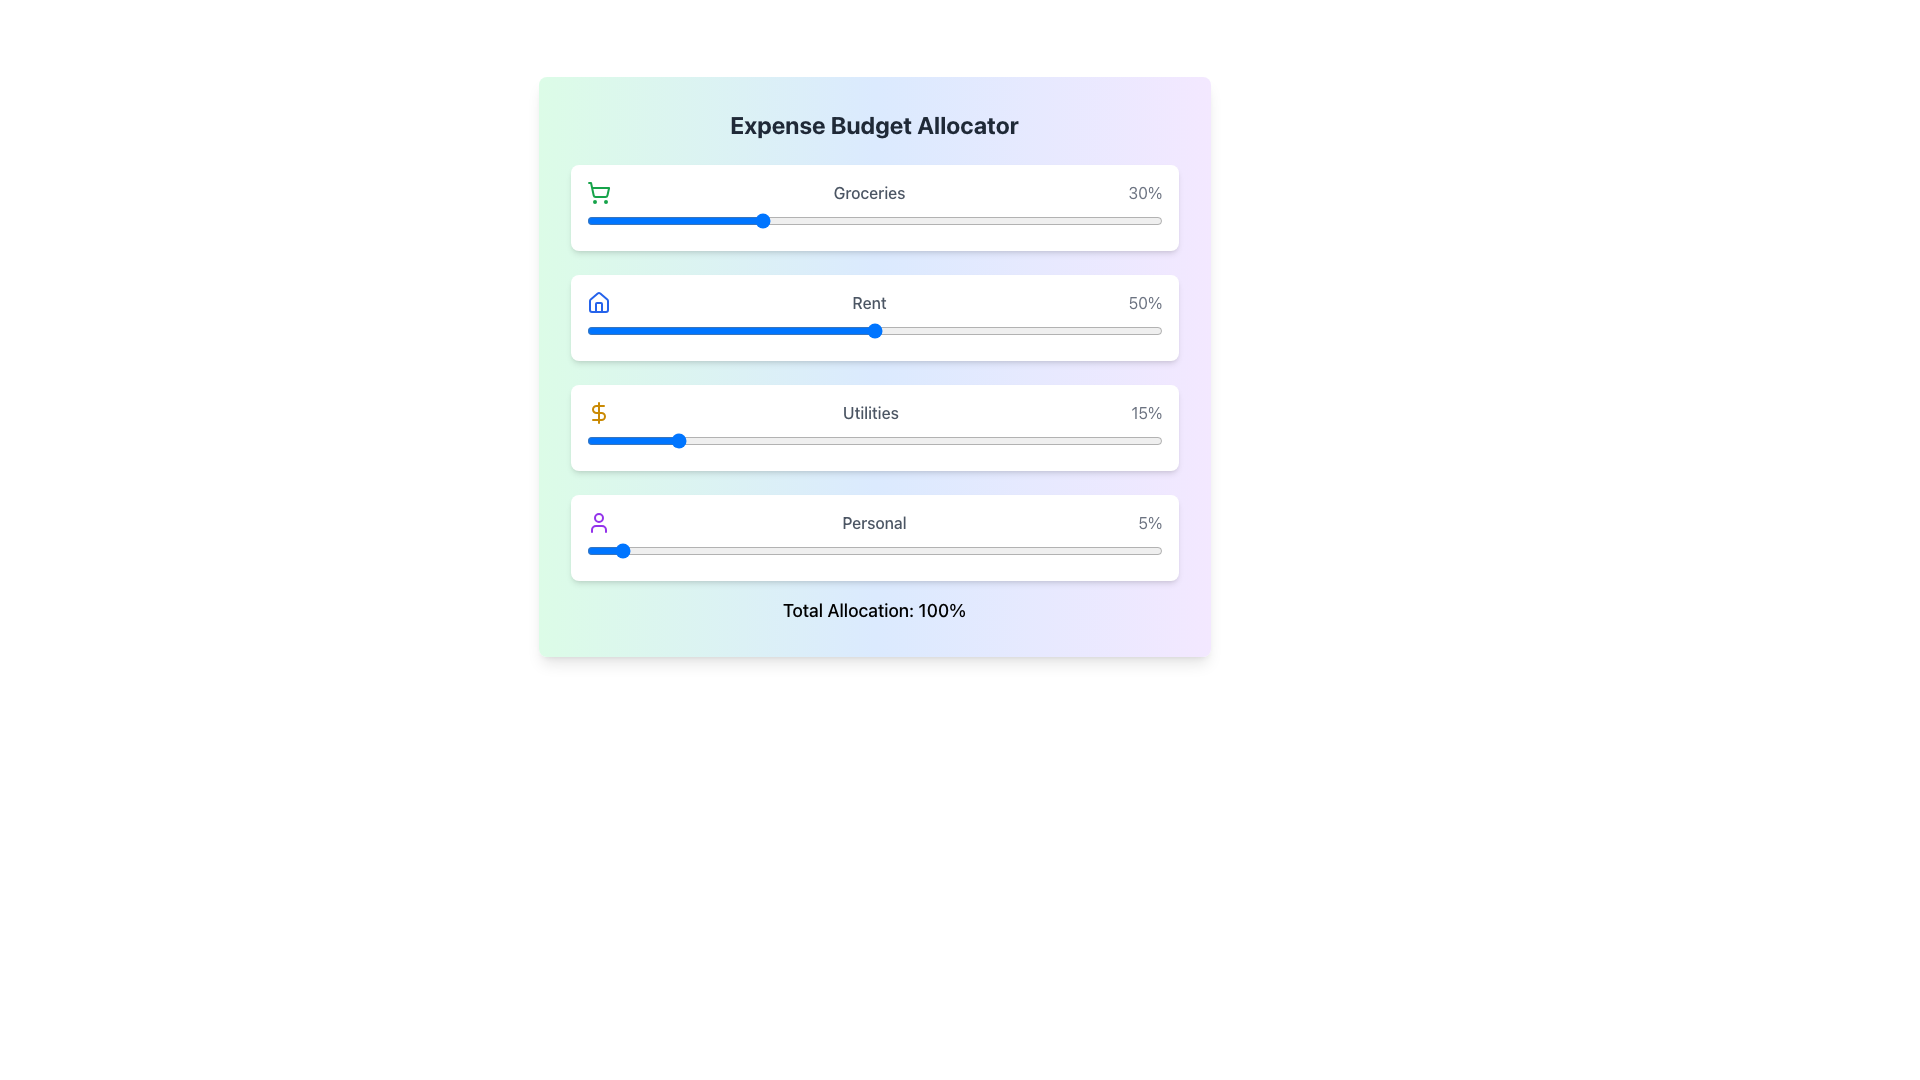 Image resolution: width=1920 pixels, height=1080 pixels. Describe the element at coordinates (1145, 303) in the screenshot. I see `the static text element displaying '50%' which is positioned to the right of the blue slider in the 'Rent' section of the main allocation interface` at that location.